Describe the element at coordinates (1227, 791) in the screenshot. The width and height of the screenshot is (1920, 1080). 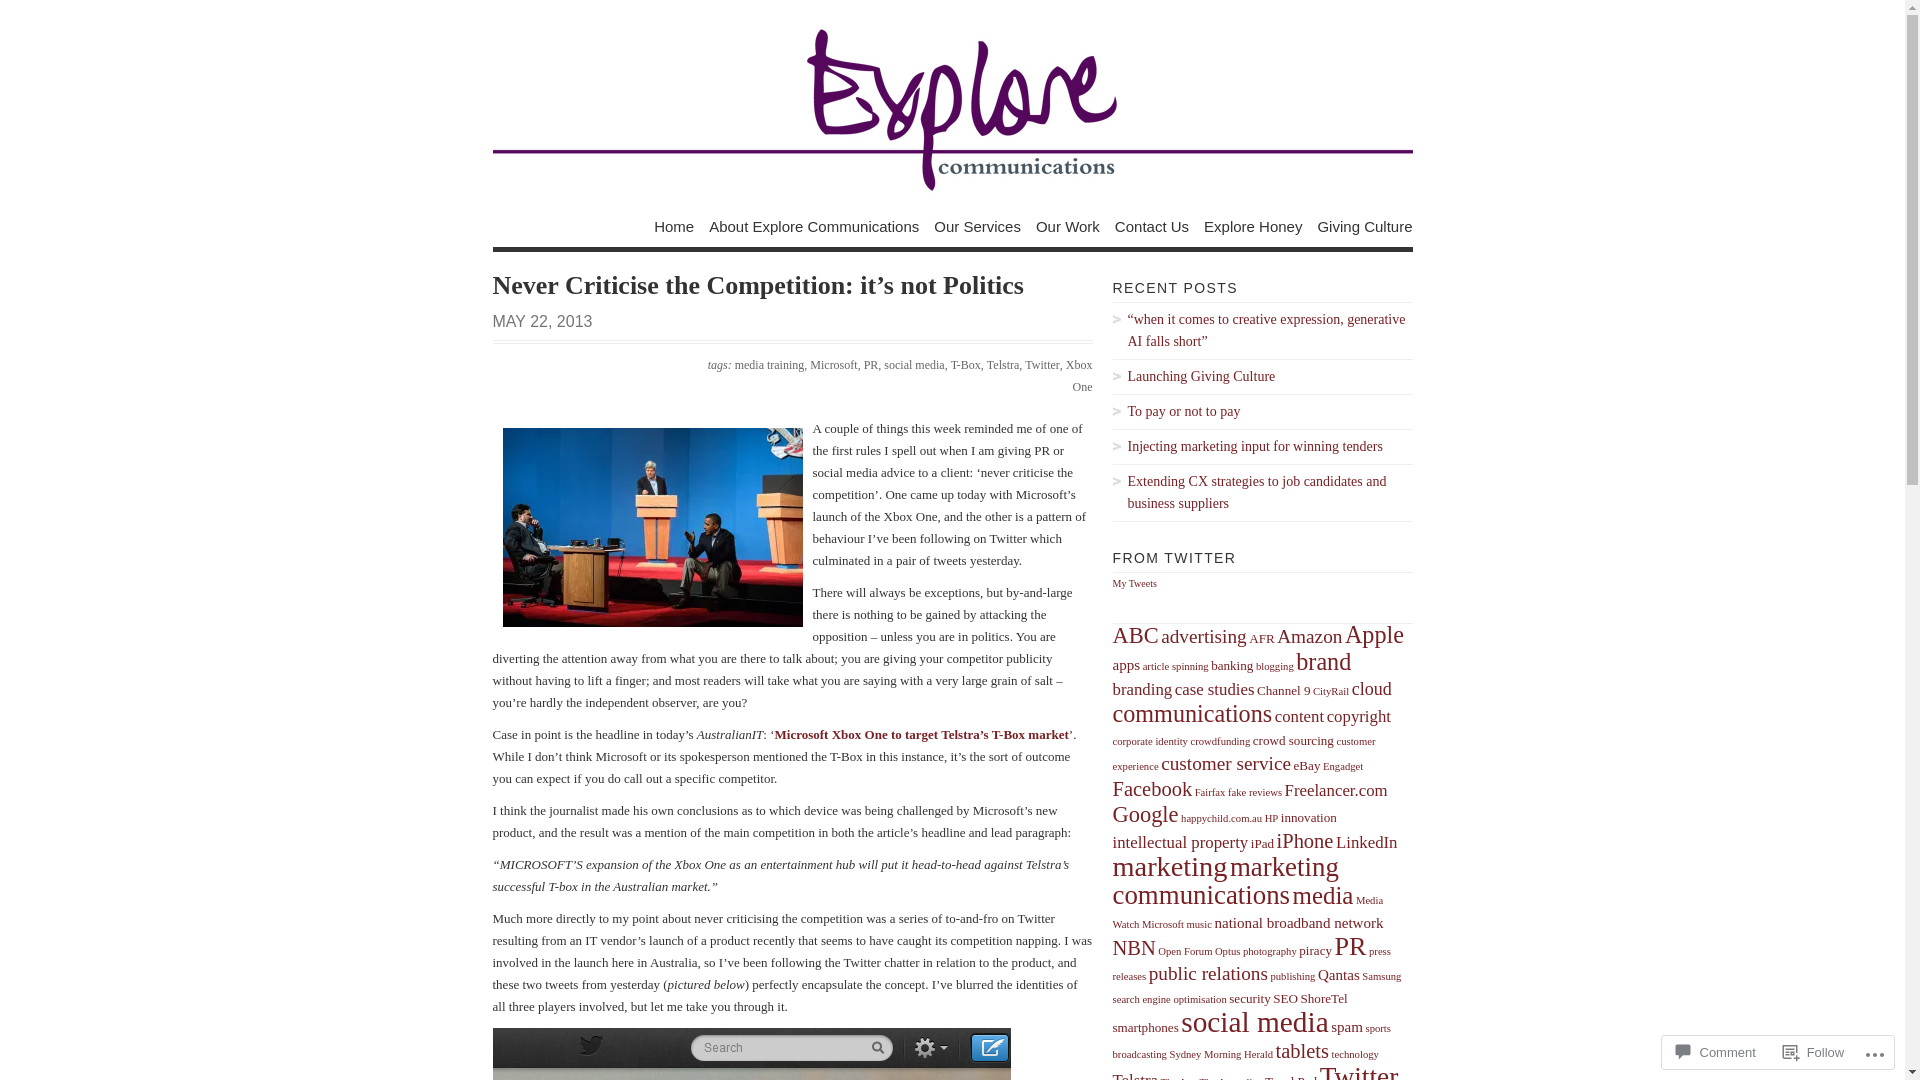
I see `'fake reviews'` at that location.